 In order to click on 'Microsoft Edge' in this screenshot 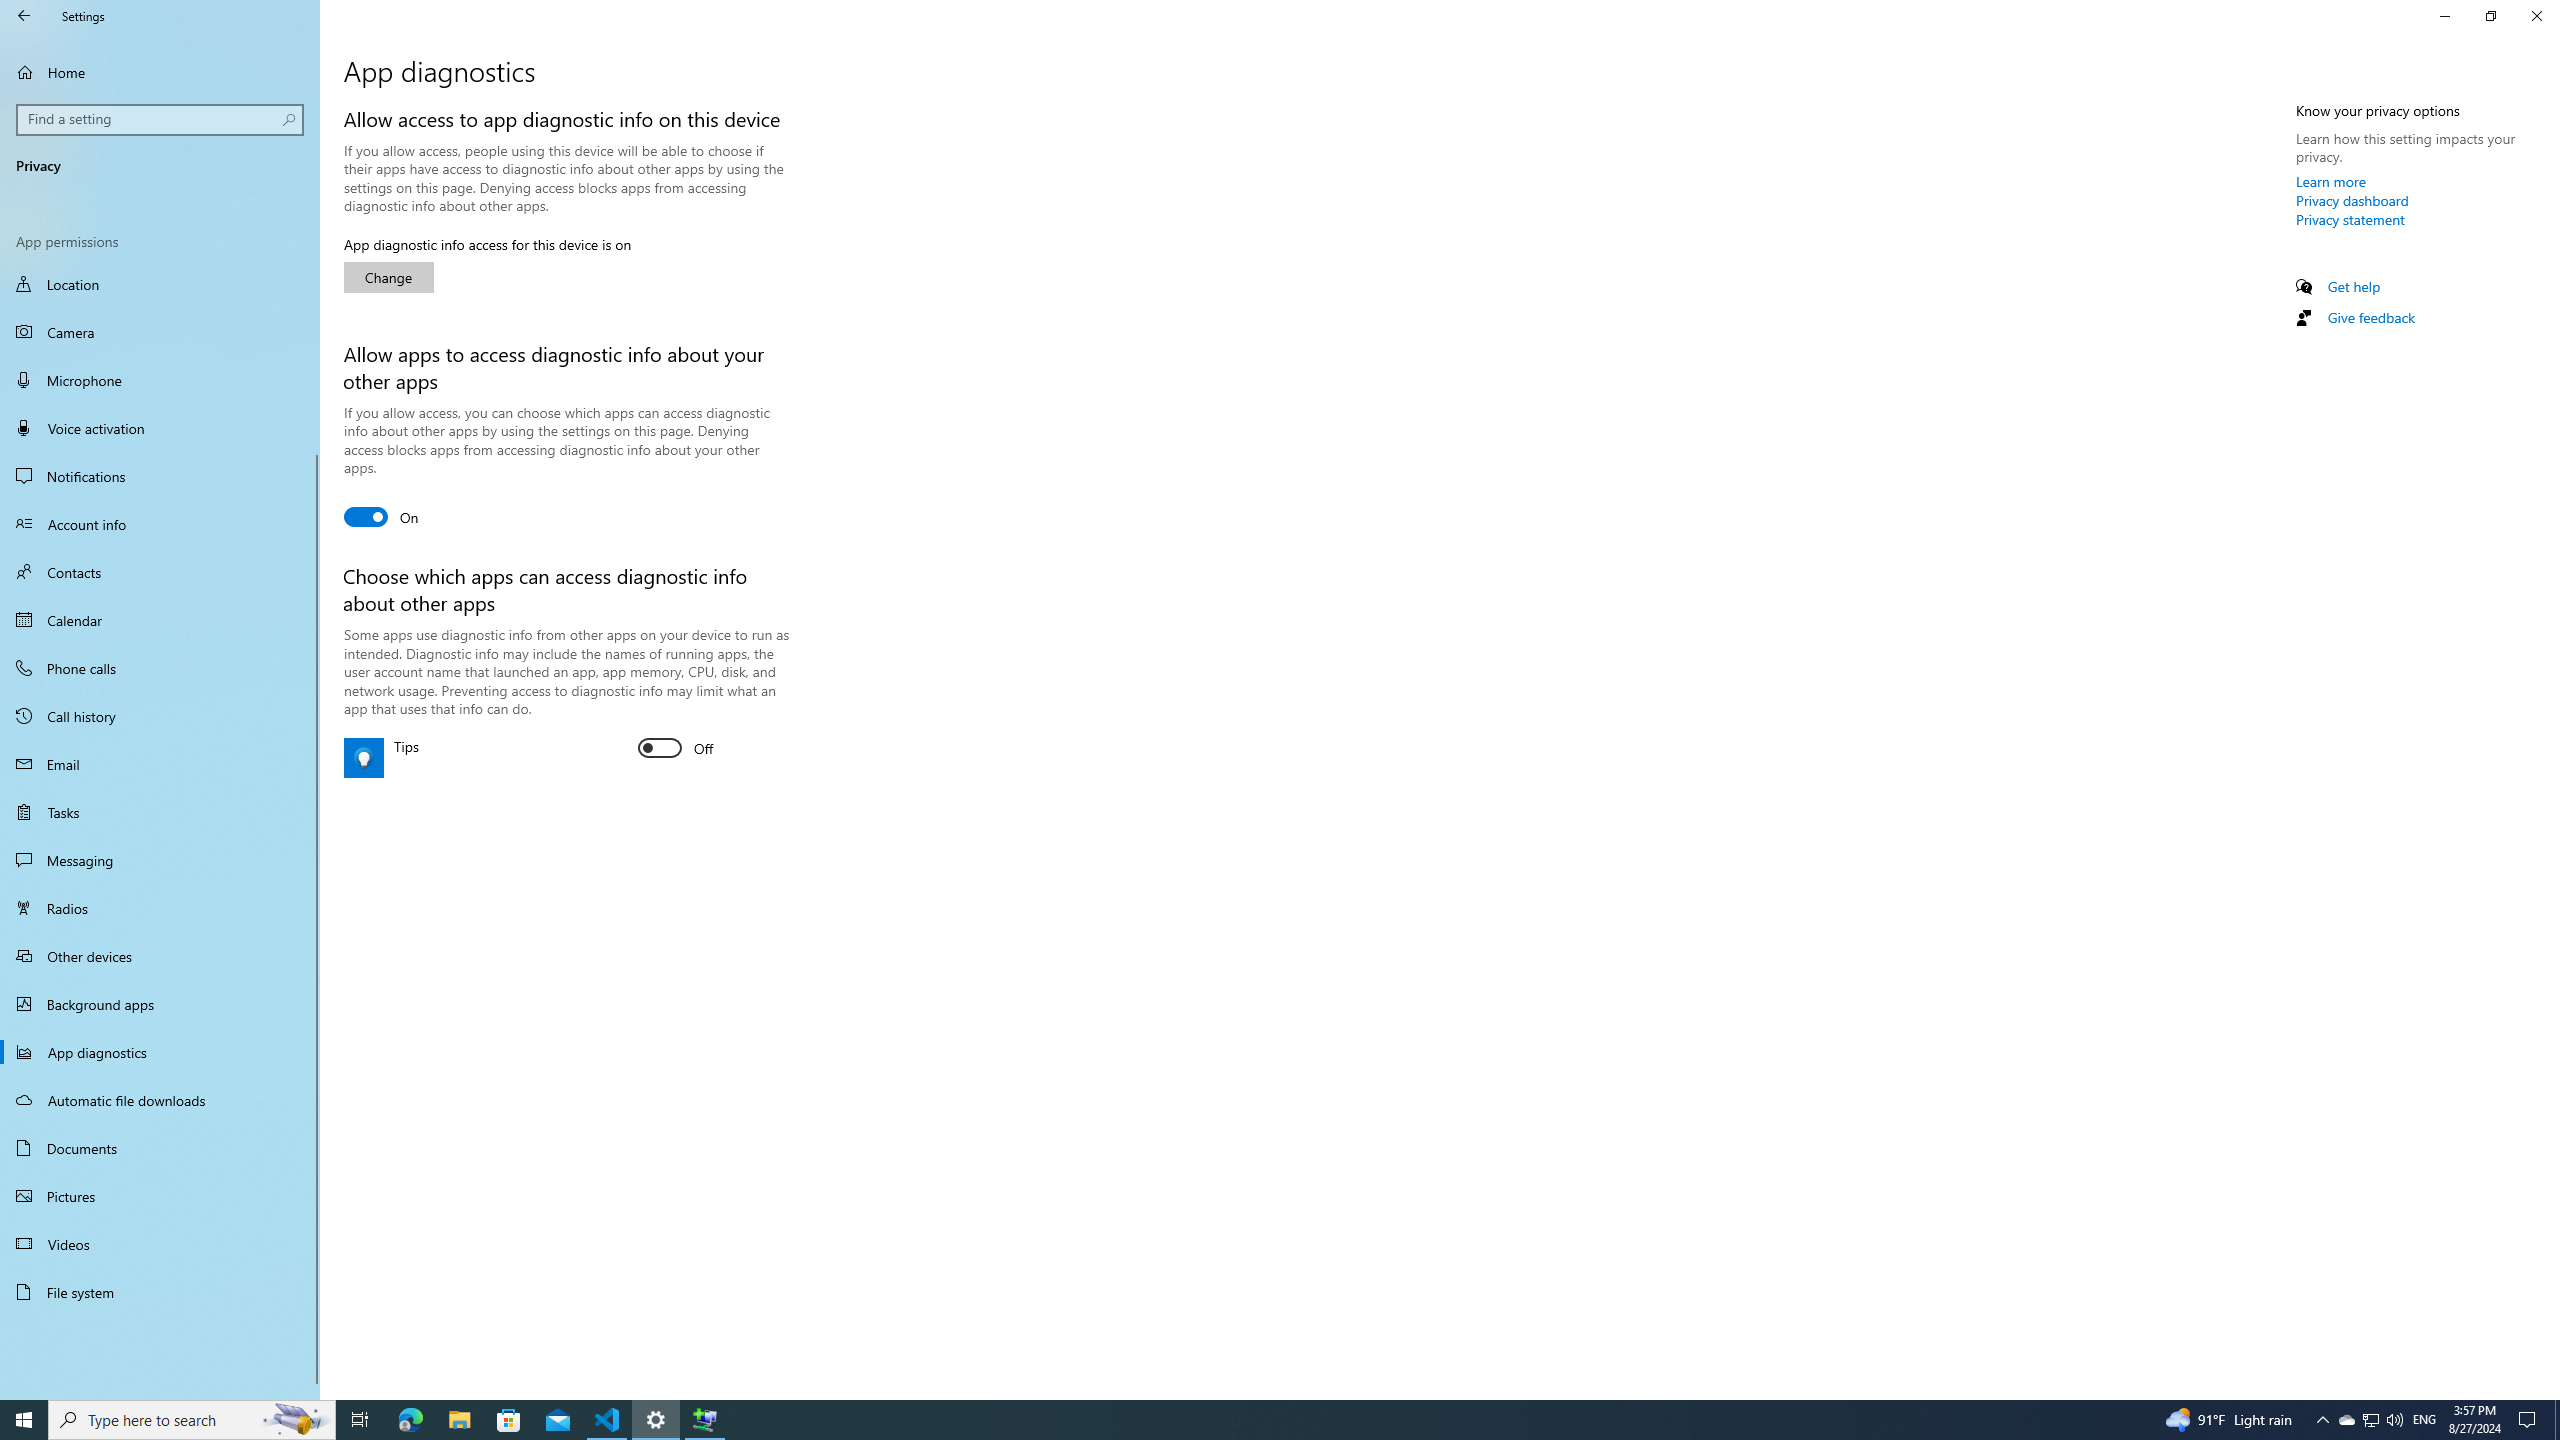, I will do `click(409, 1418)`.